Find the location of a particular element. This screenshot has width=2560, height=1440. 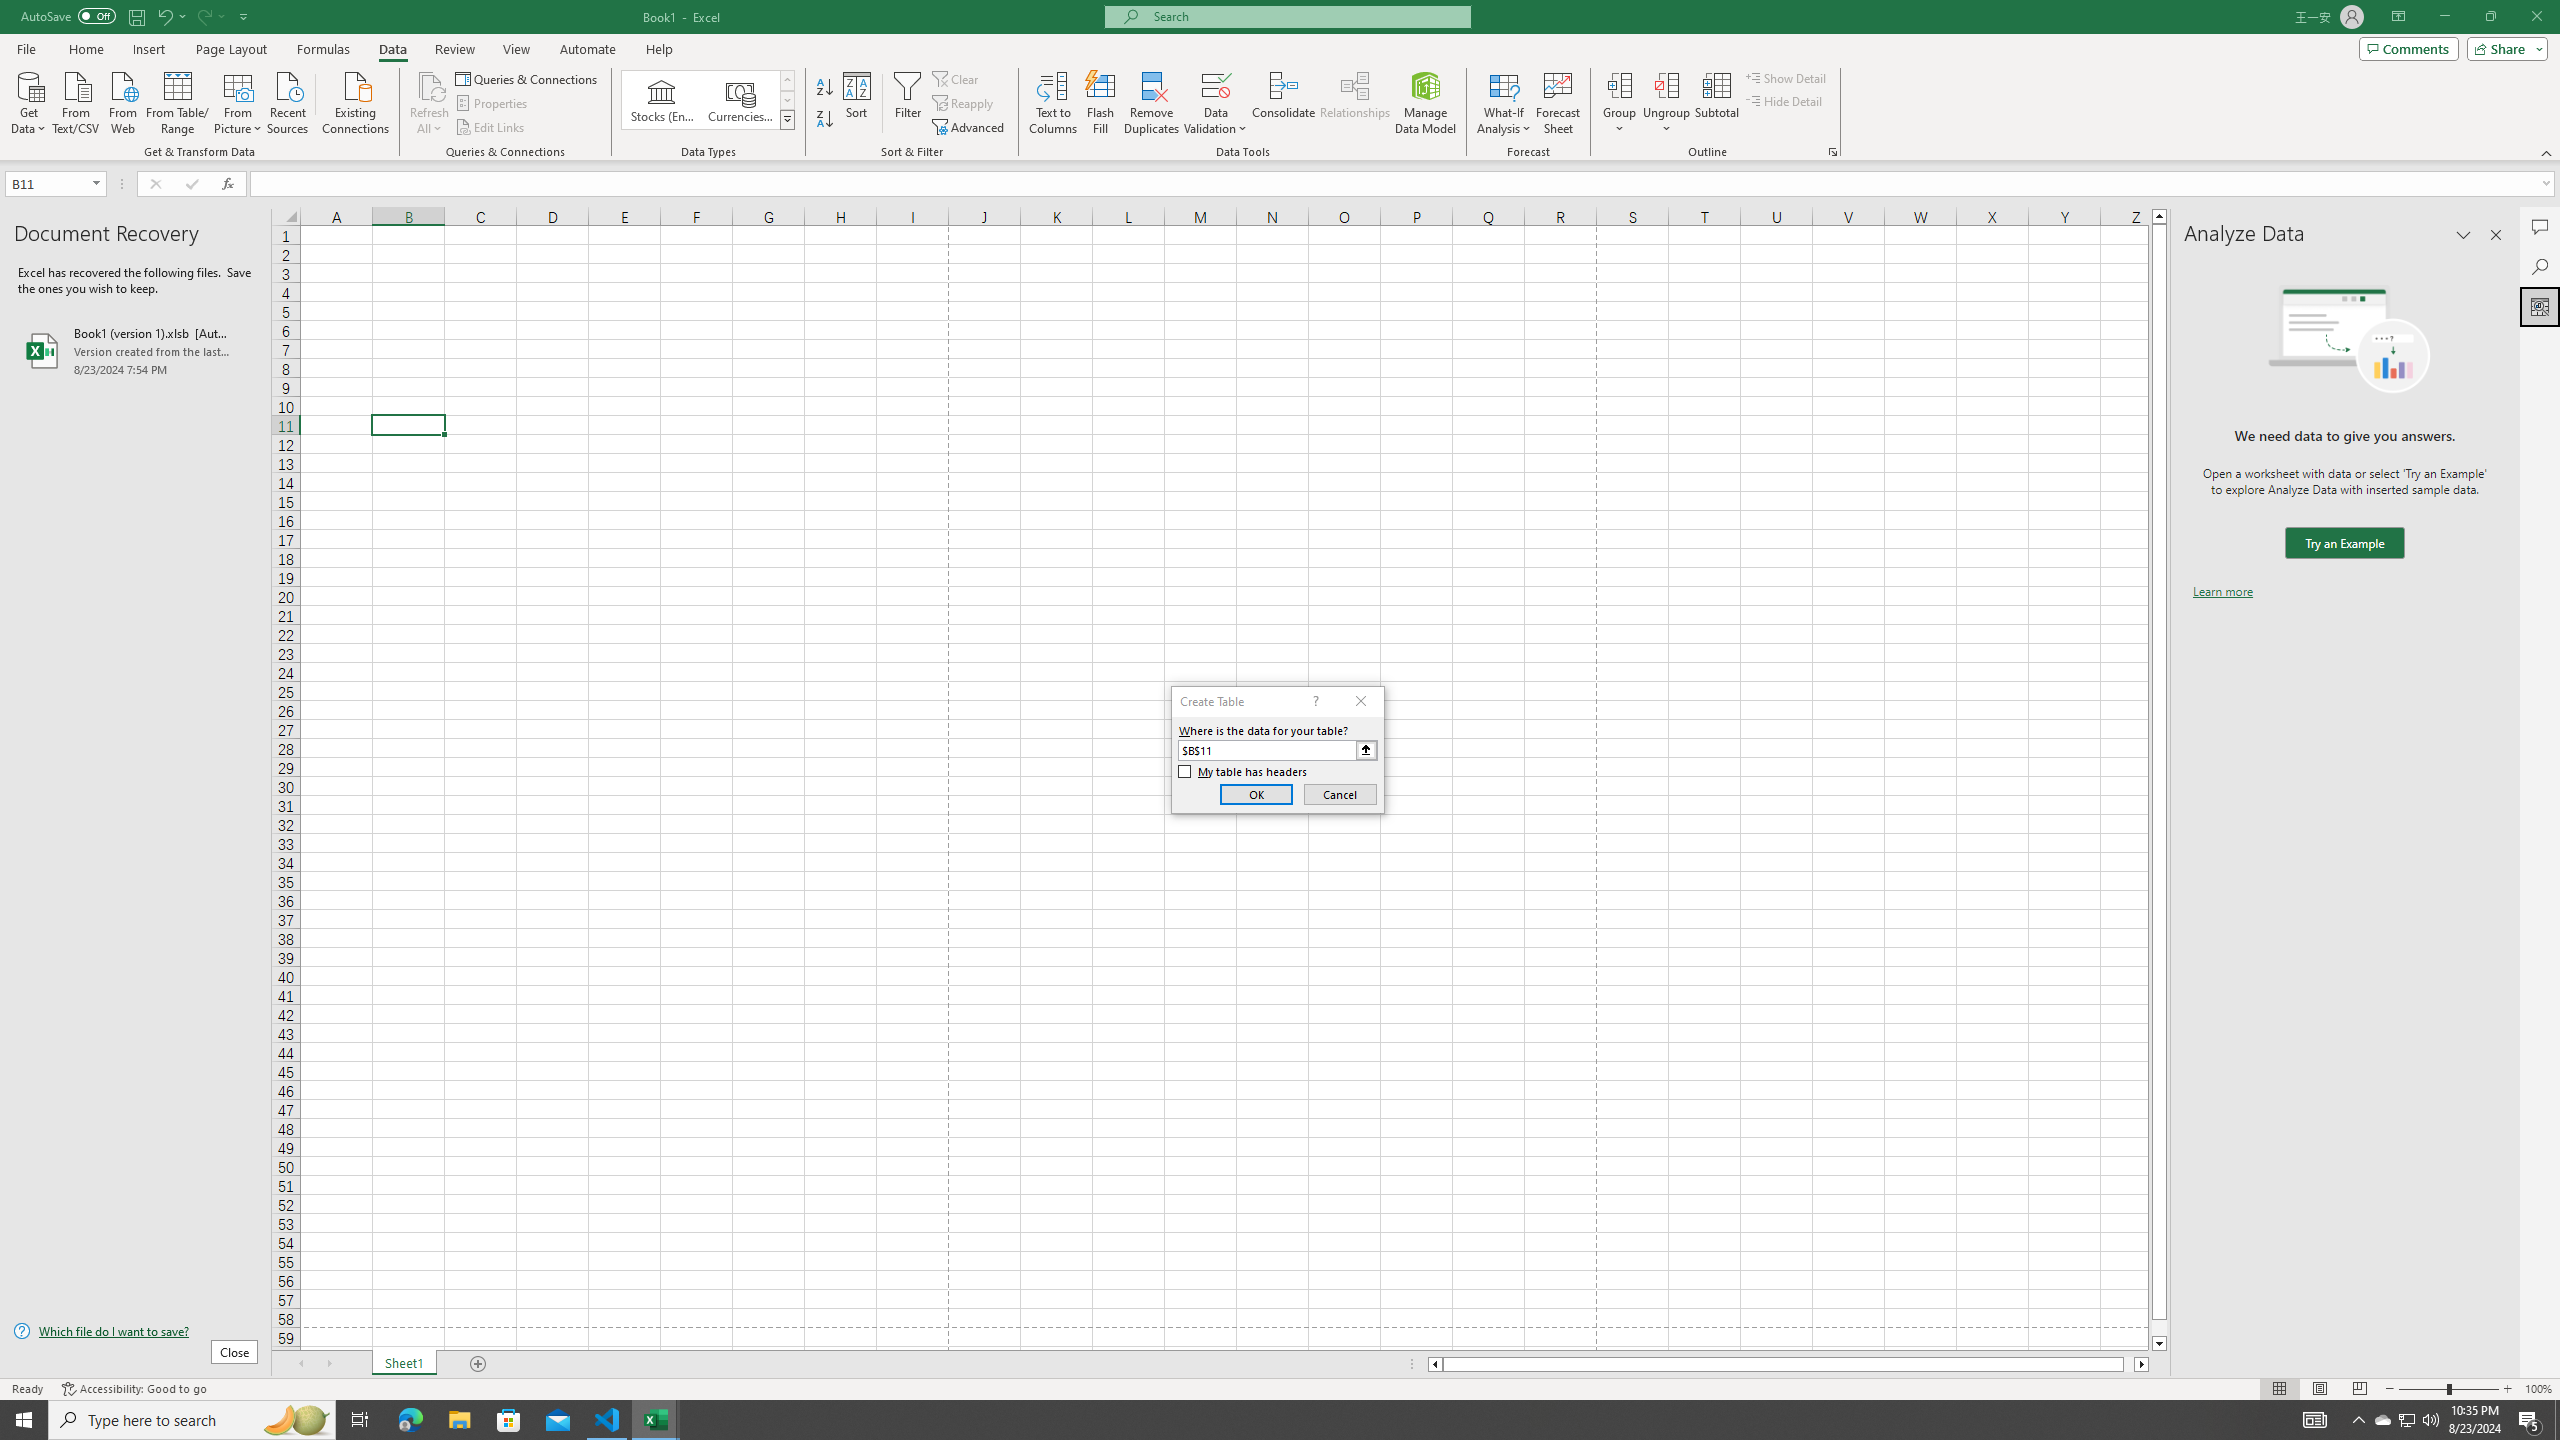

'Refresh All' is located at coordinates (429, 103).